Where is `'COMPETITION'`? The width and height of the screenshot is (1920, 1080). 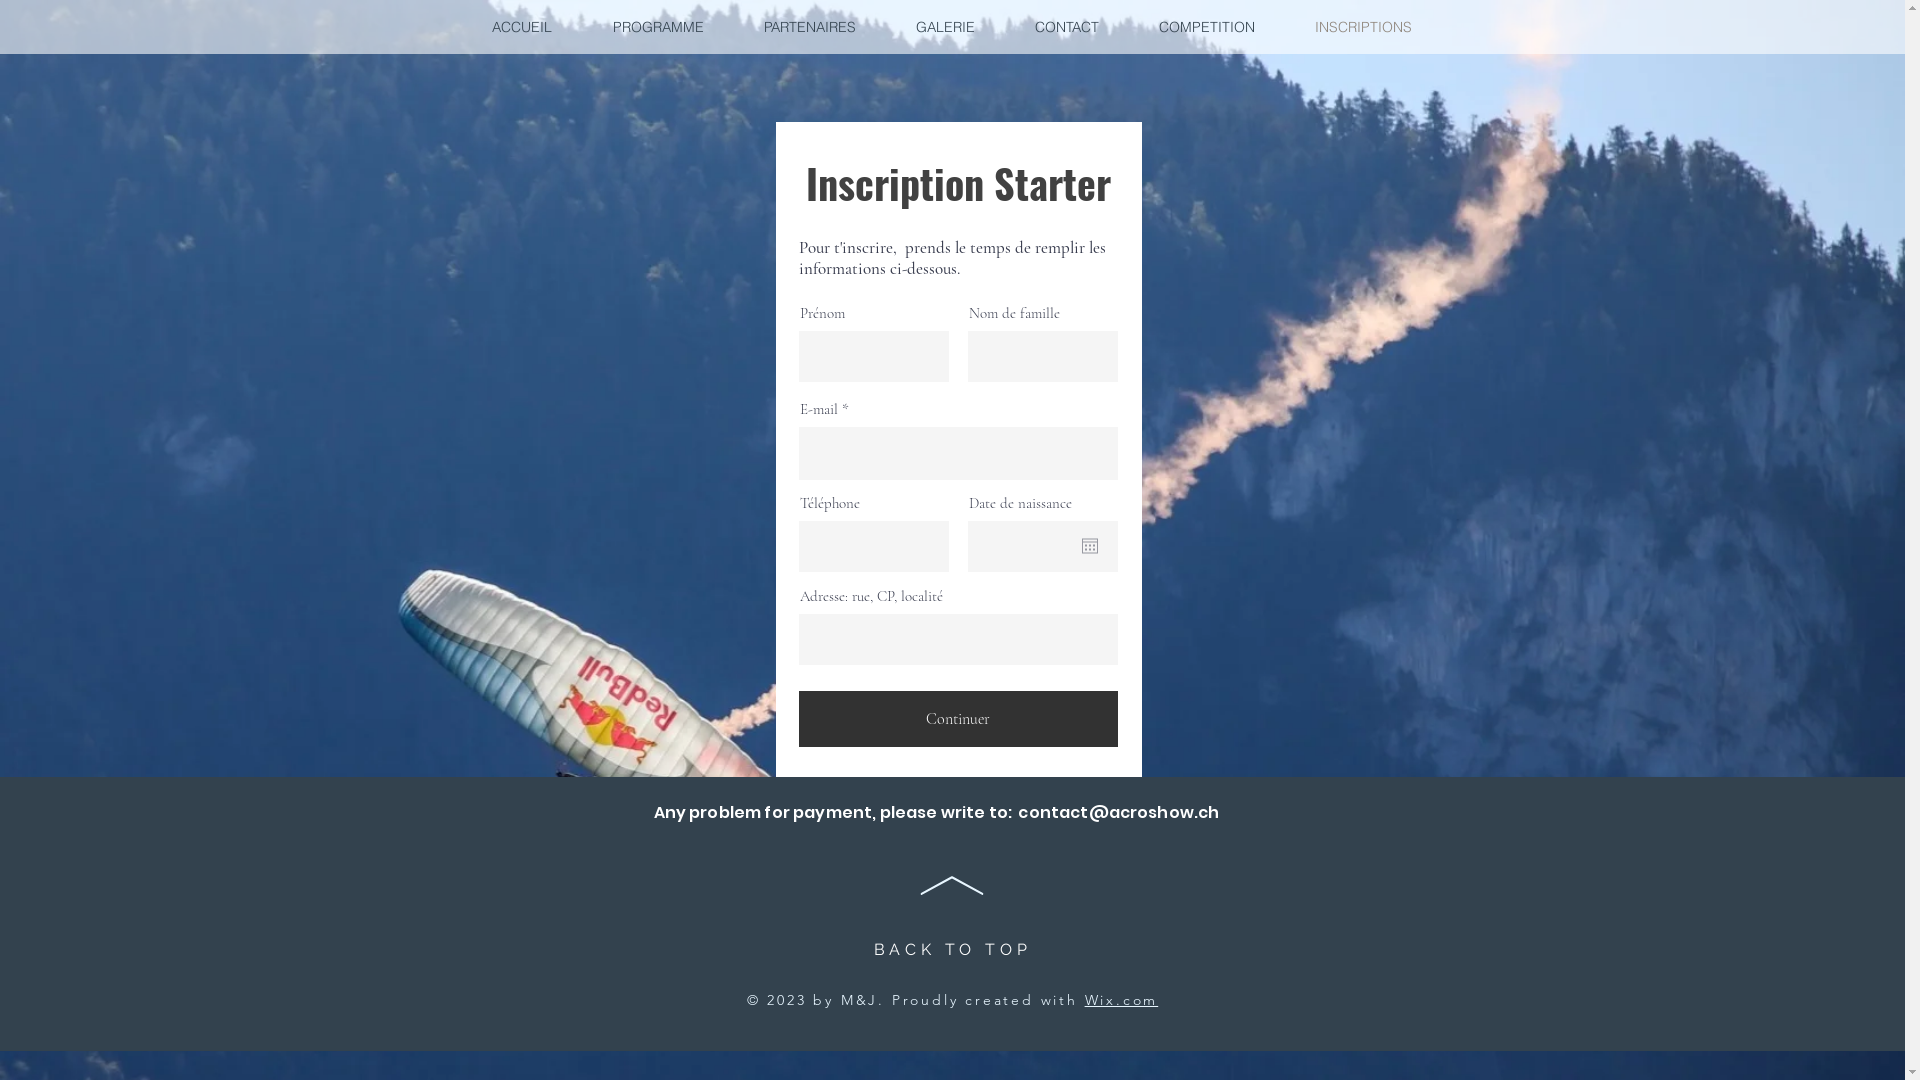
'COMPETITION' is located at coordinates (1204, 27).